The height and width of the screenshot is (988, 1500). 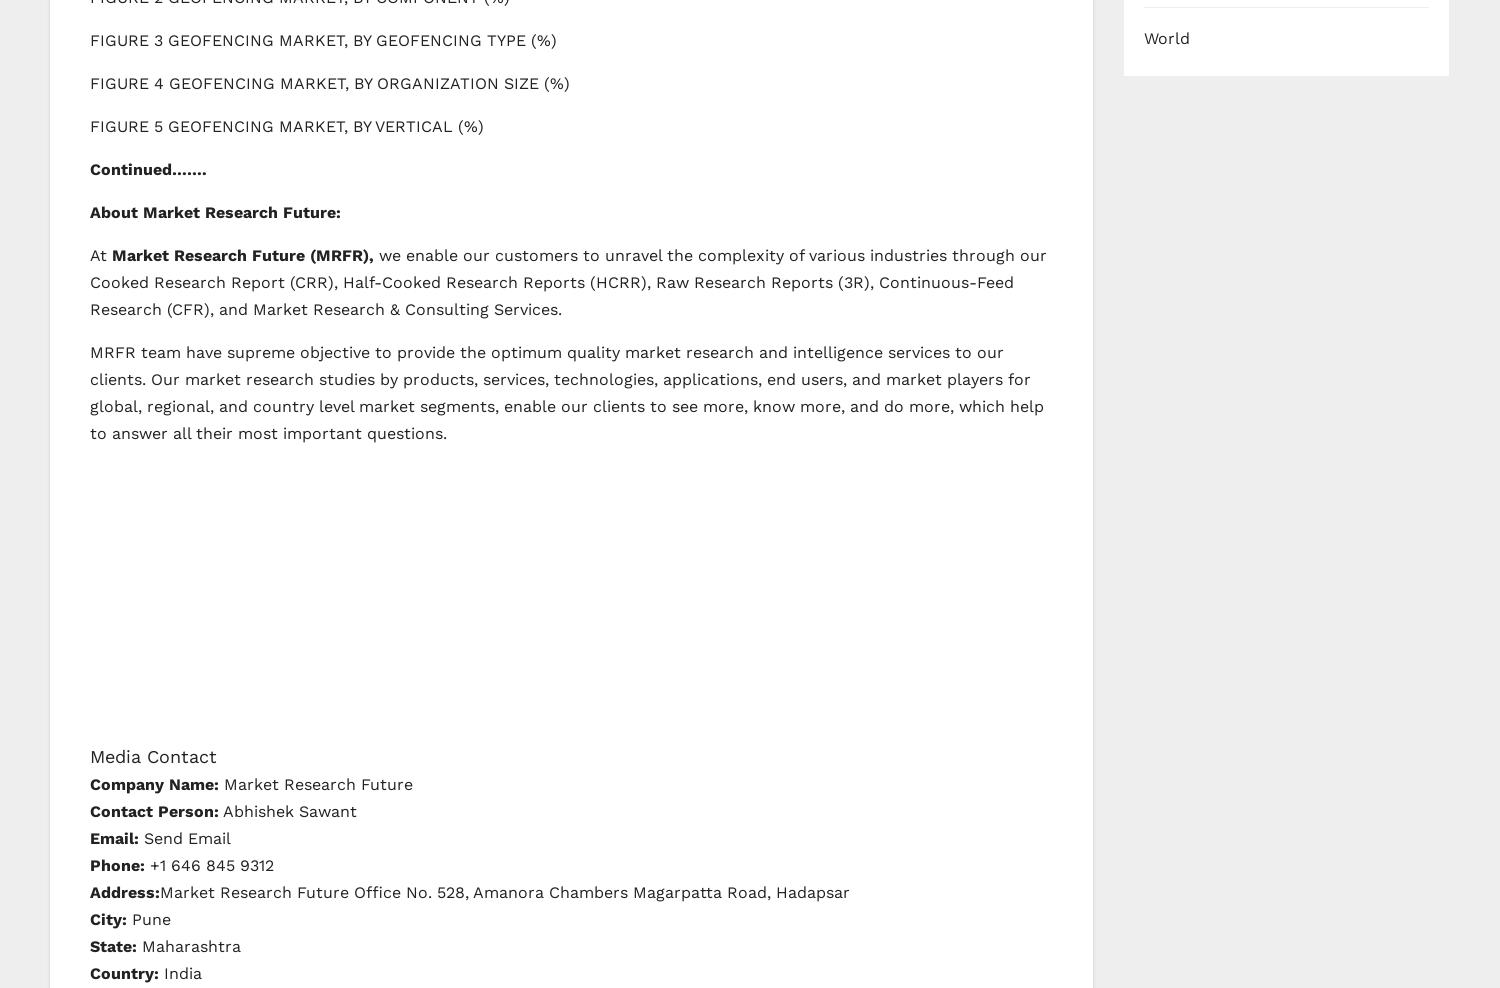 I want to click on 'Market Research Future (MRFR)', so click(x=239, y=253).